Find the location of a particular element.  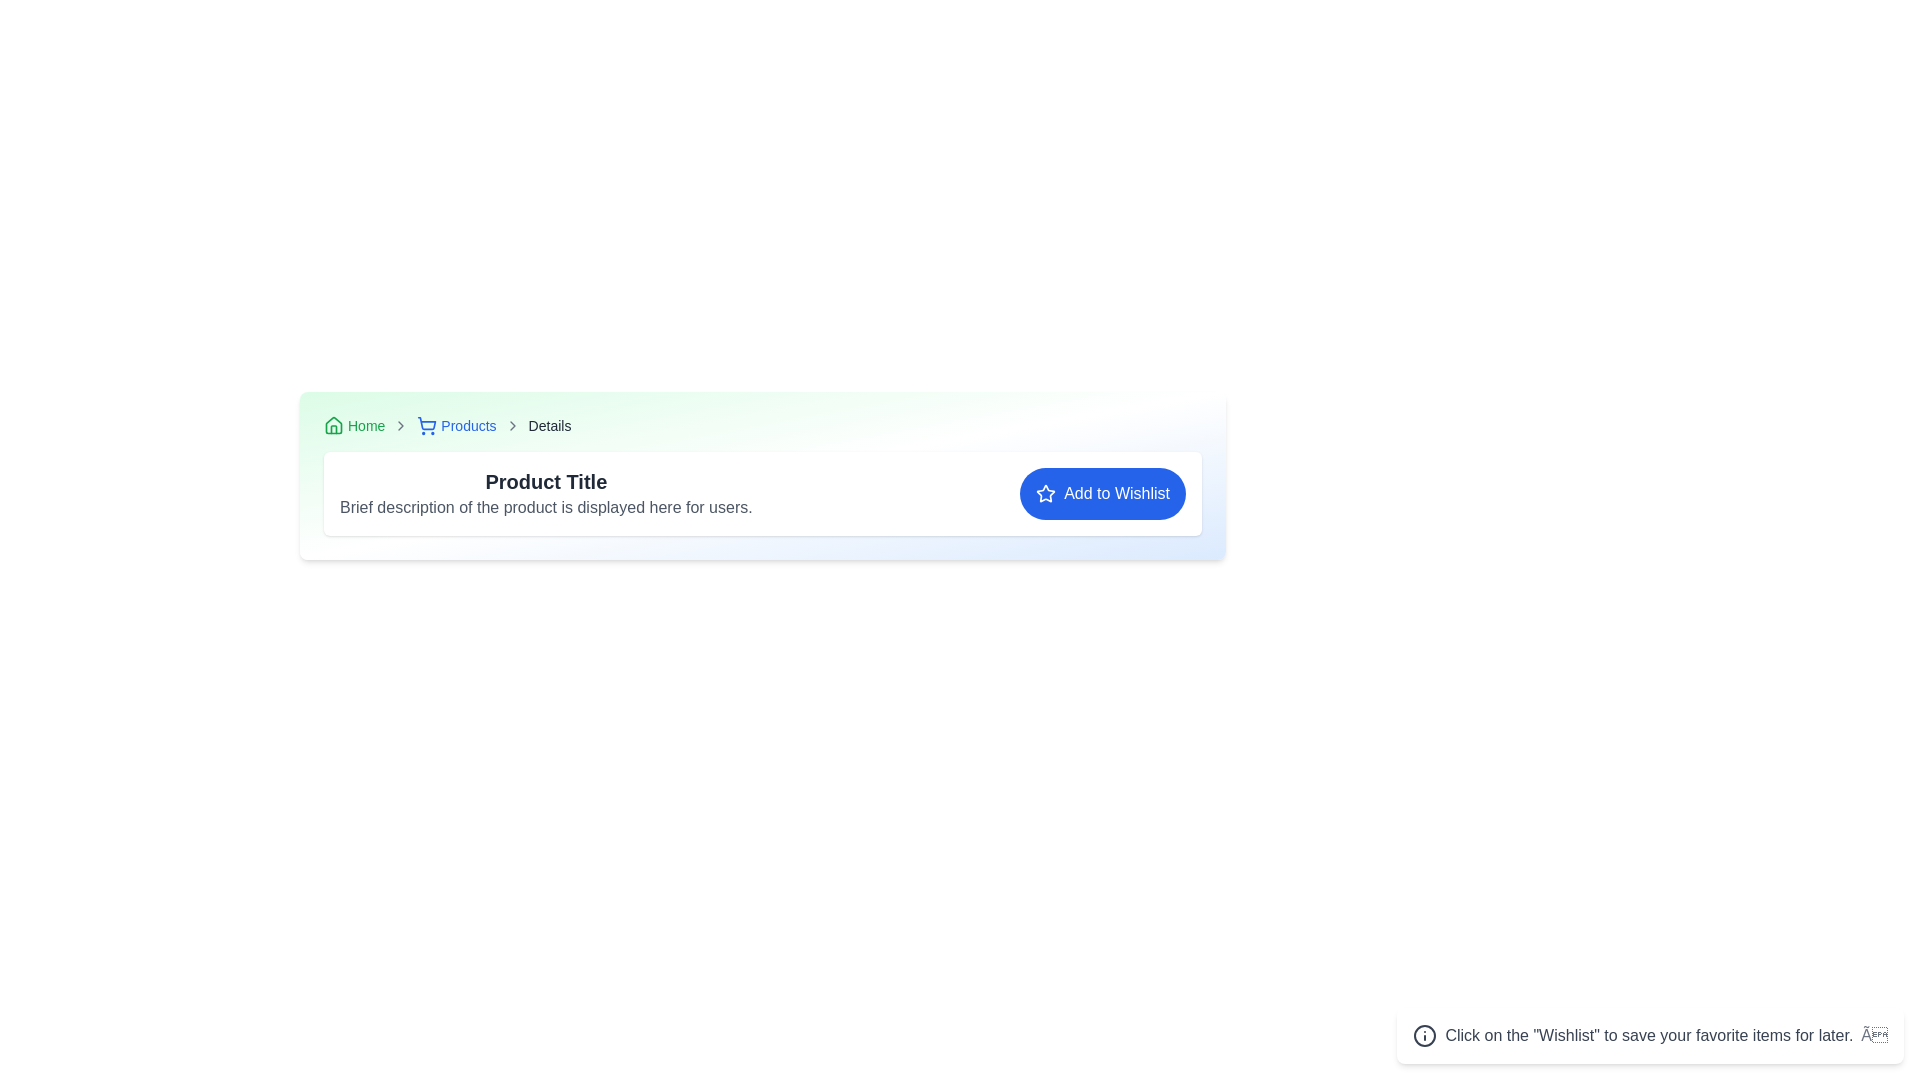

the medium-sized blue button labeled 'Add to Wishlist' with a star icon is located at coordinates (1102, 493).